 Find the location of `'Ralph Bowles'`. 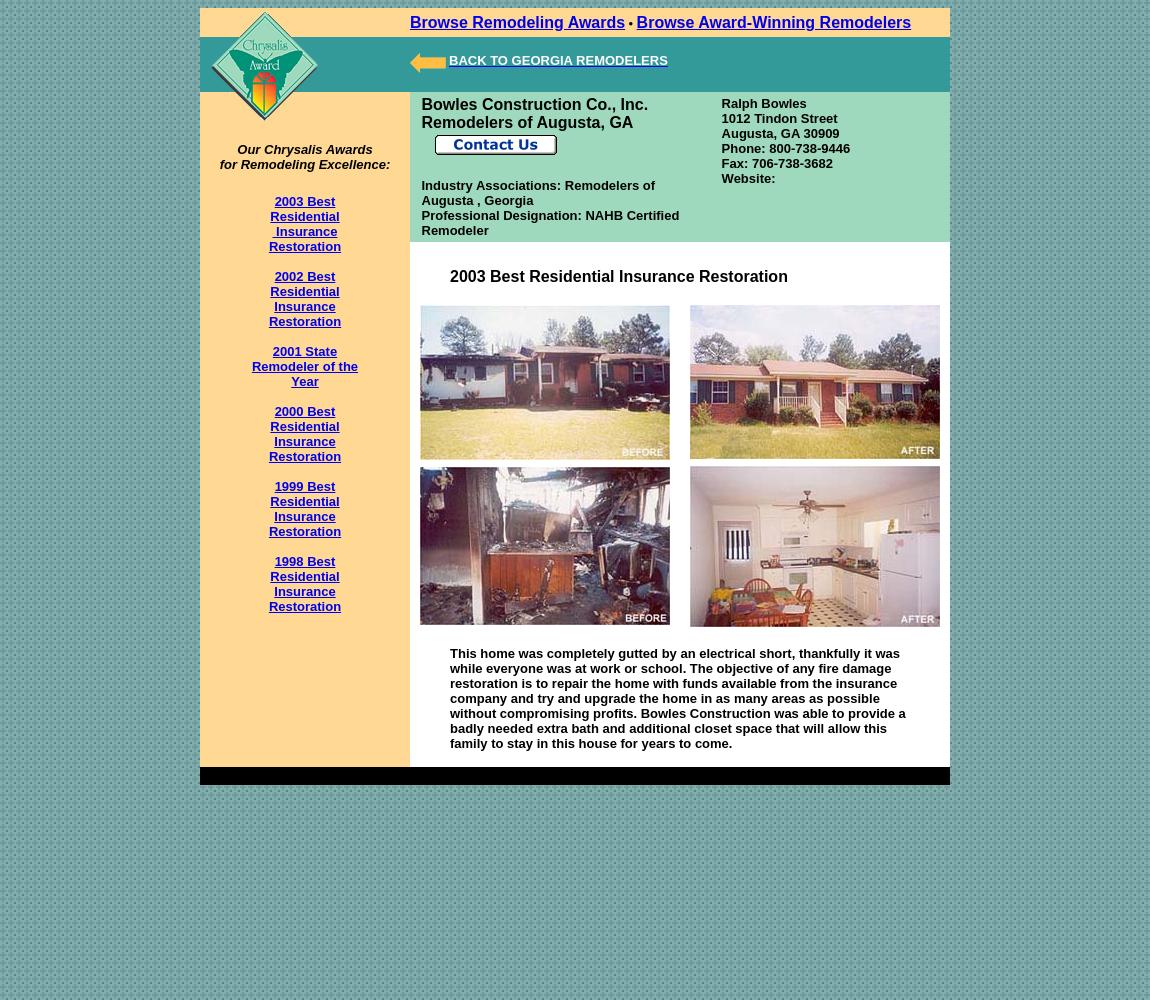

'Ralph Bowles' is located at coordinates (720, 102).